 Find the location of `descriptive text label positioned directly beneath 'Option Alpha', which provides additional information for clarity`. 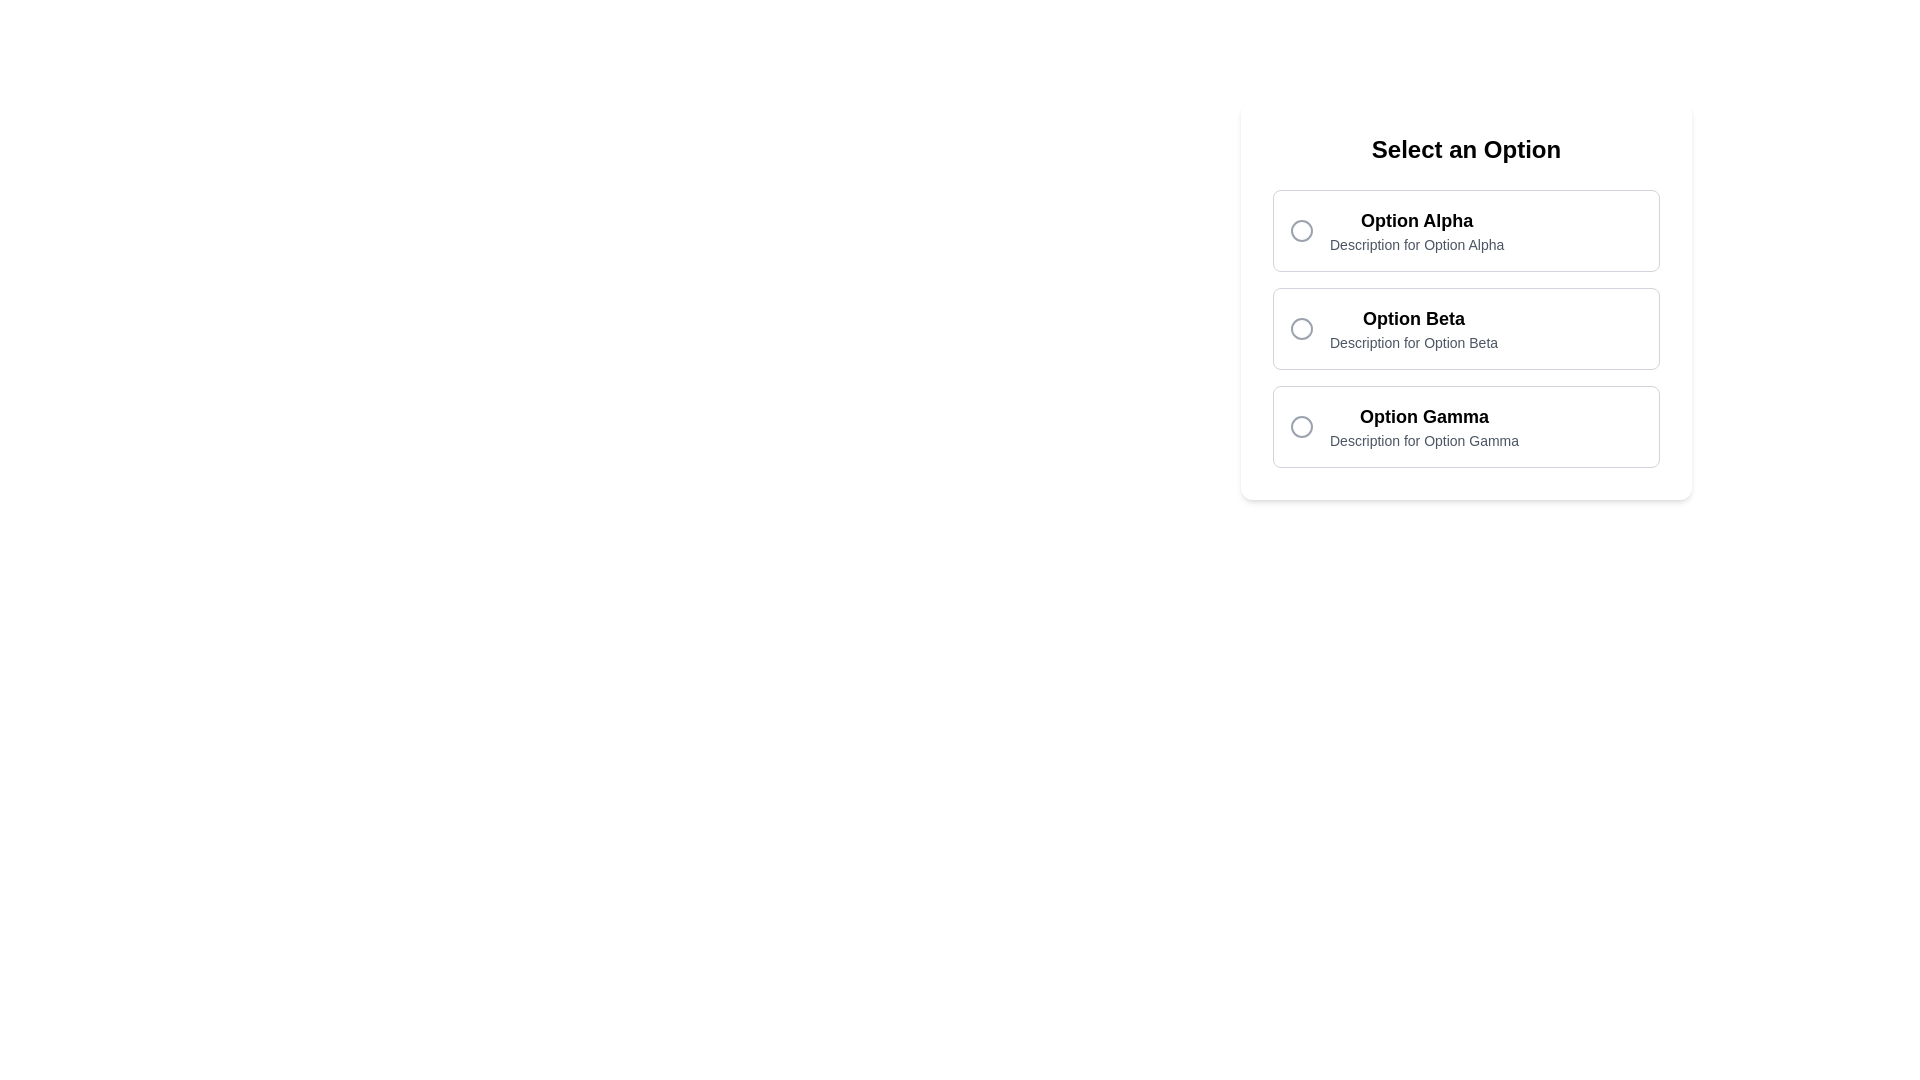

descriptive text label positioned directly beneath 'Option Alpha', which provides additional information for clarity is located at coordinates (1416, 244).